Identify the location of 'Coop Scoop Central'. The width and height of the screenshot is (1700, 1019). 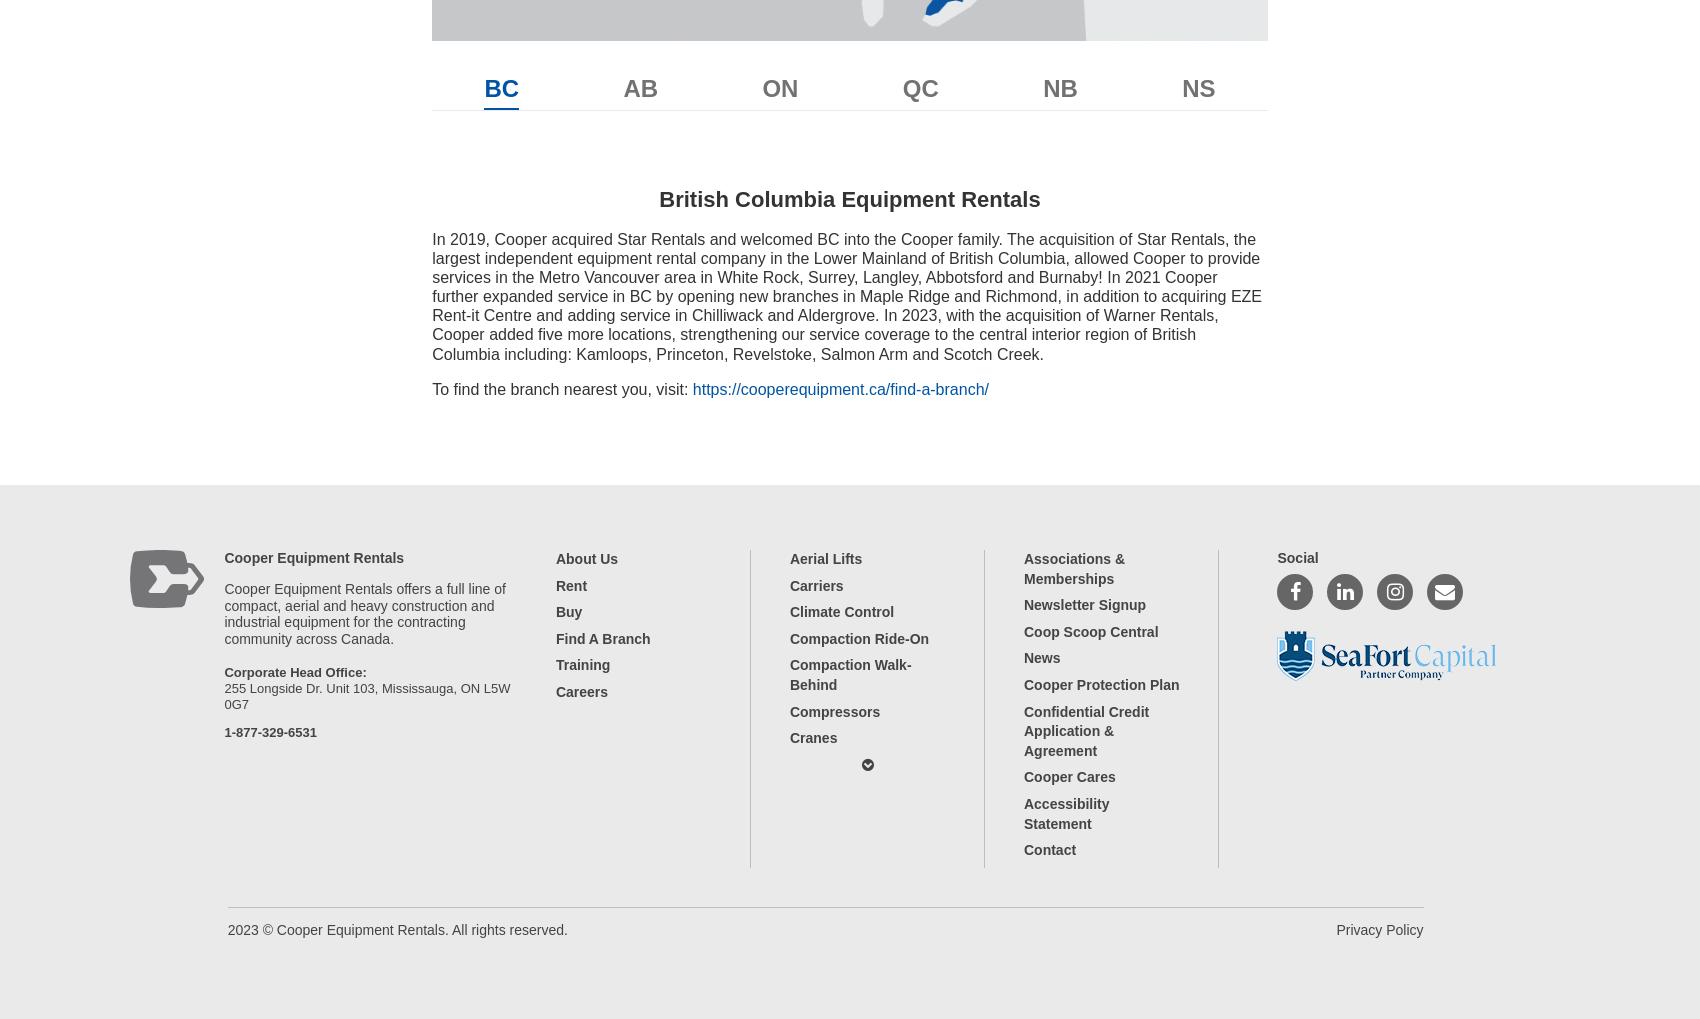
(1090, 630).